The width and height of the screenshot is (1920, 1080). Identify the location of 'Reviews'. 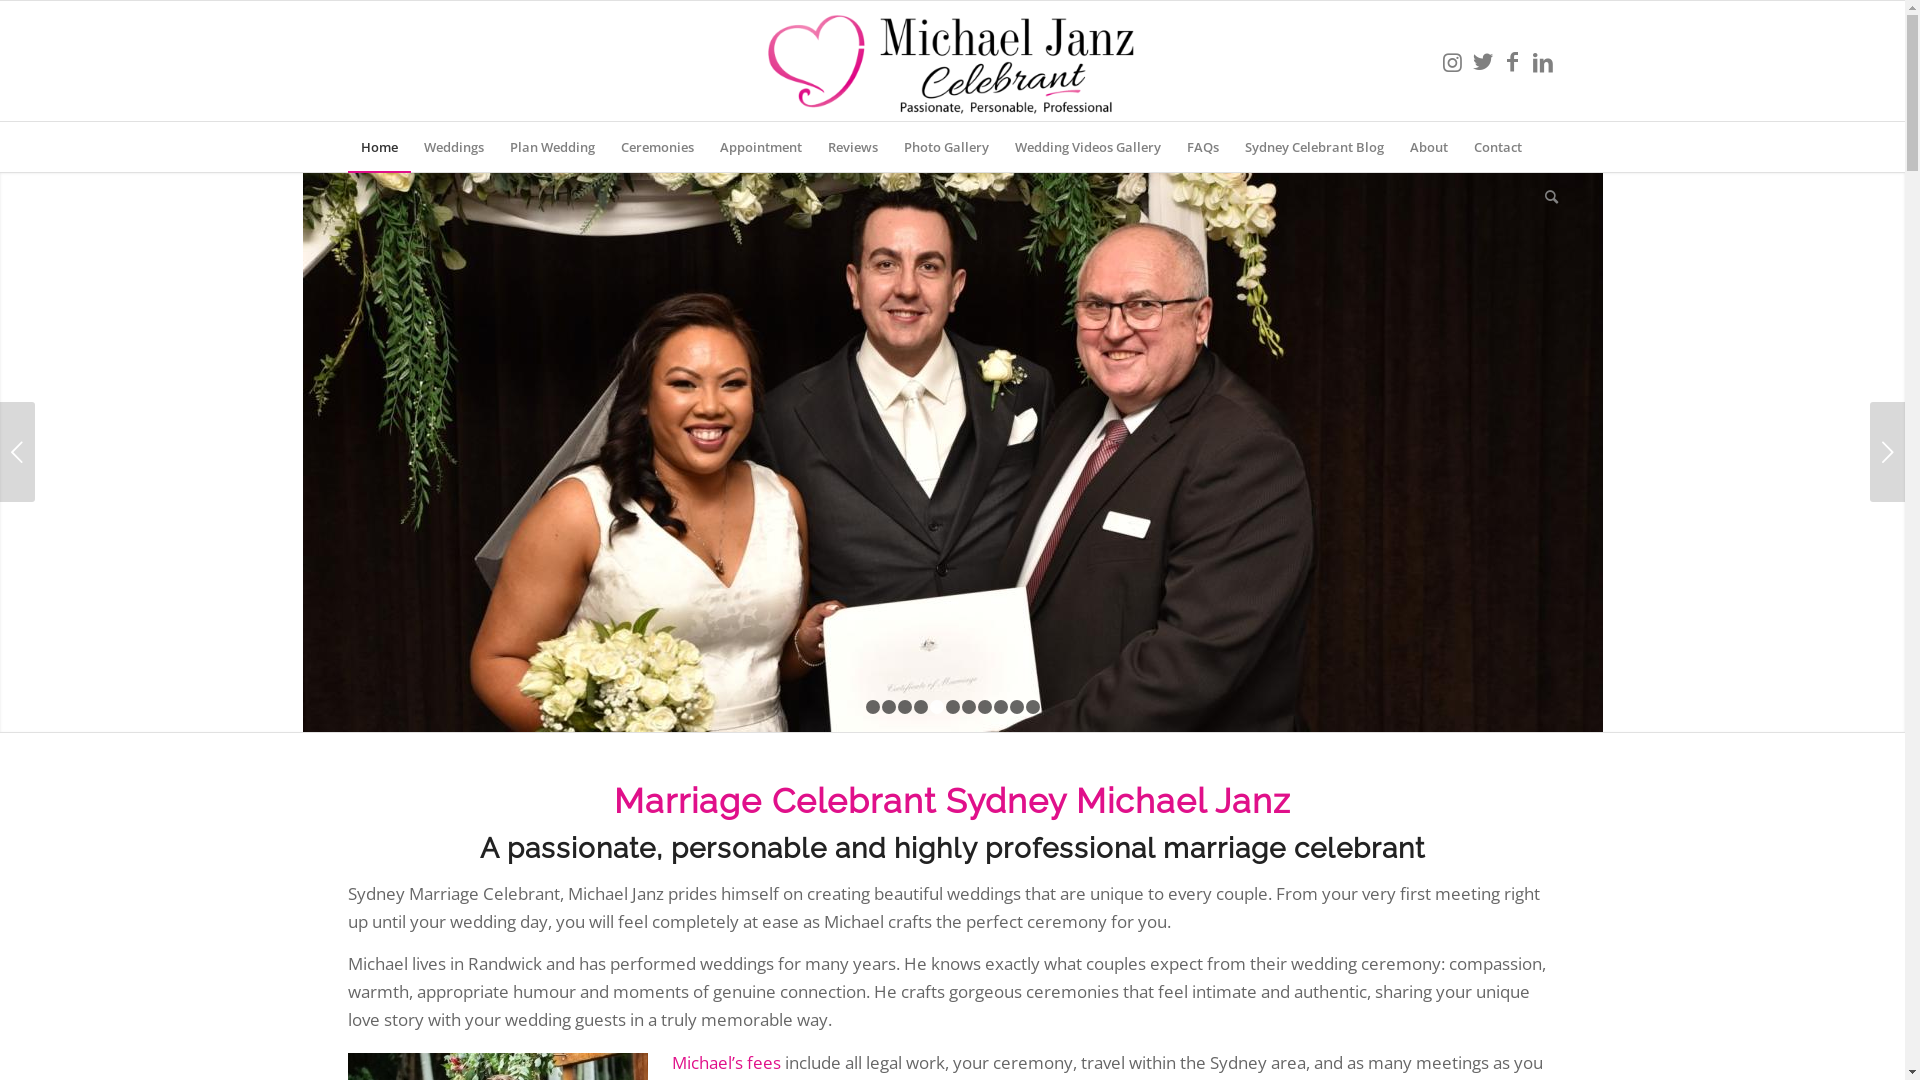
(851, 145).